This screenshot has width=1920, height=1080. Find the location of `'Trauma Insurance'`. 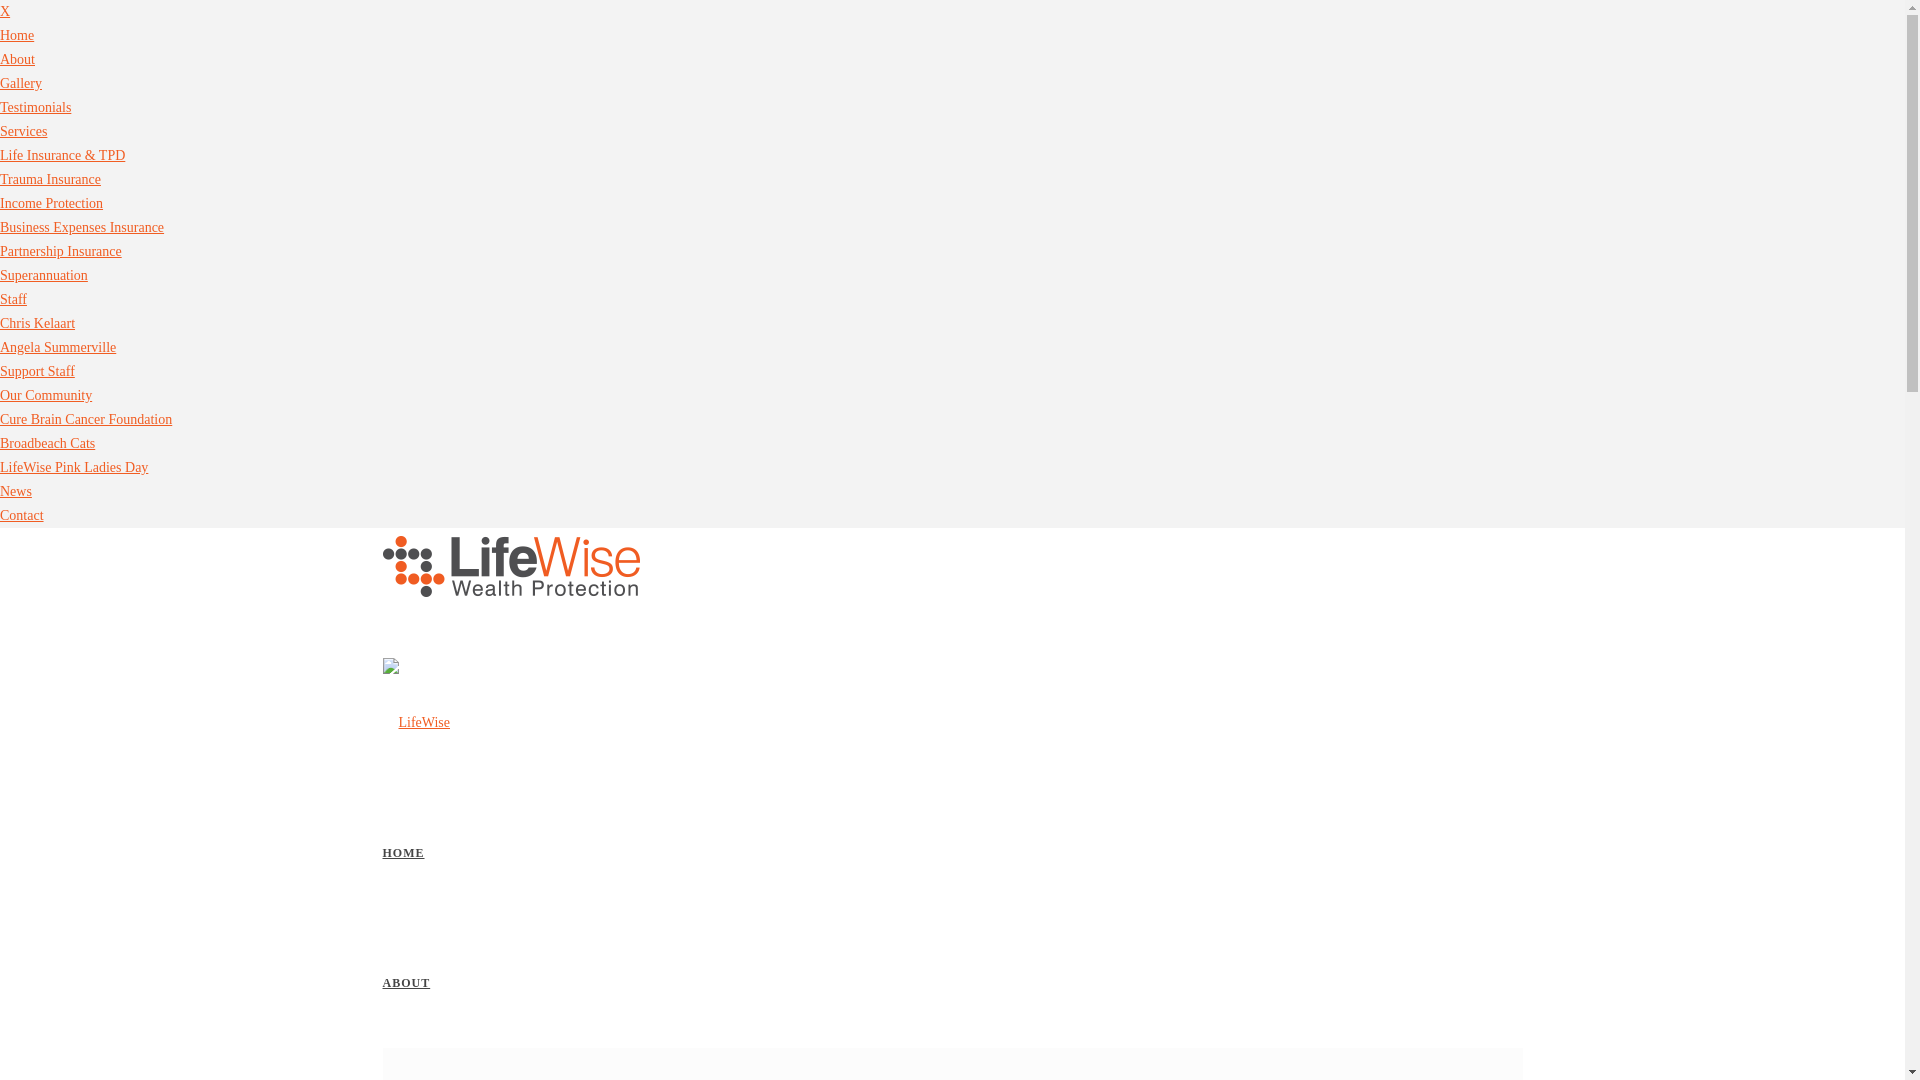

'Trauma Insurance' is located at coordinates (50, 178).